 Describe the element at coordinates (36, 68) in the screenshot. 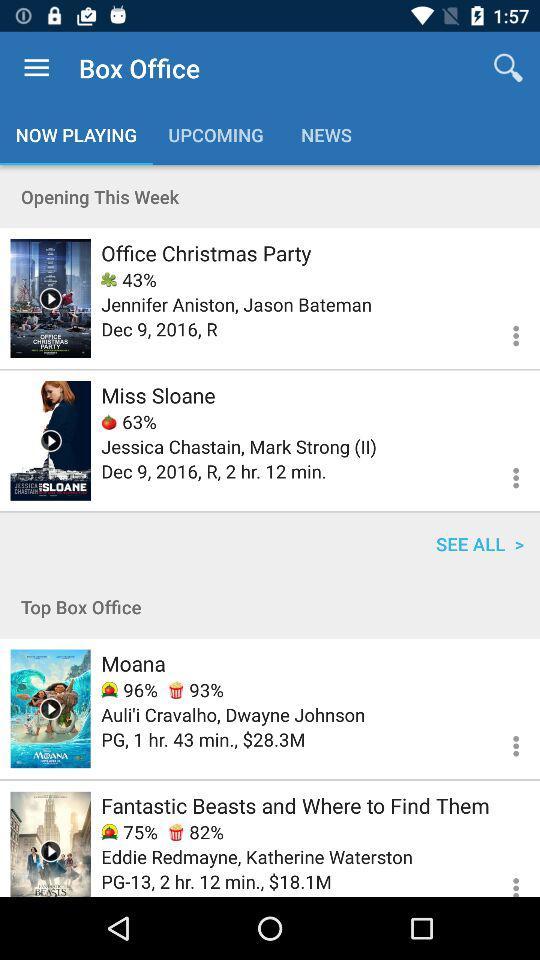

I see `icon next to box office item` at that location.